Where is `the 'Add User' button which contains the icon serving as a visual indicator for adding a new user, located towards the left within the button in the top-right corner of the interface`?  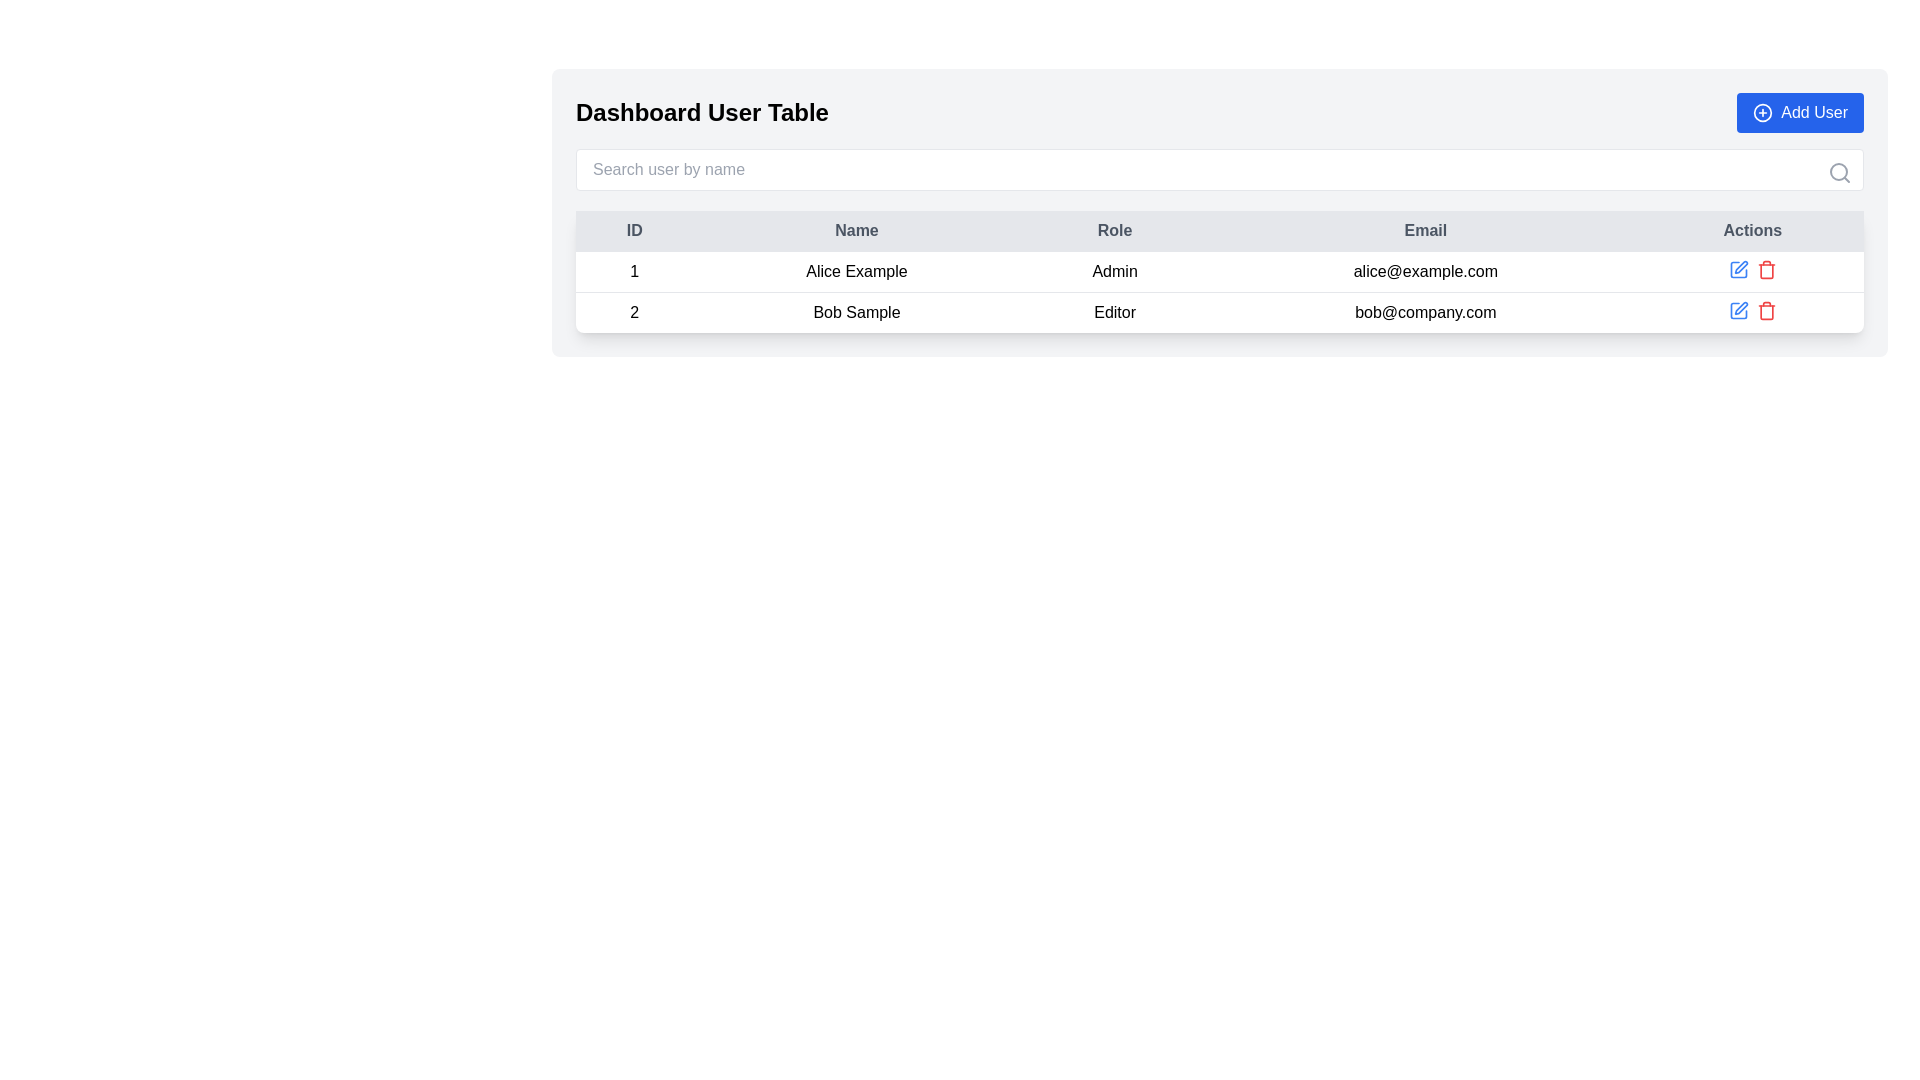 the 'Add User' button which contains the icon serving as a visual indicator for adding a new user, located towards the left within the button in the top-right corner of the interface is located at coordinates (1763, 112).